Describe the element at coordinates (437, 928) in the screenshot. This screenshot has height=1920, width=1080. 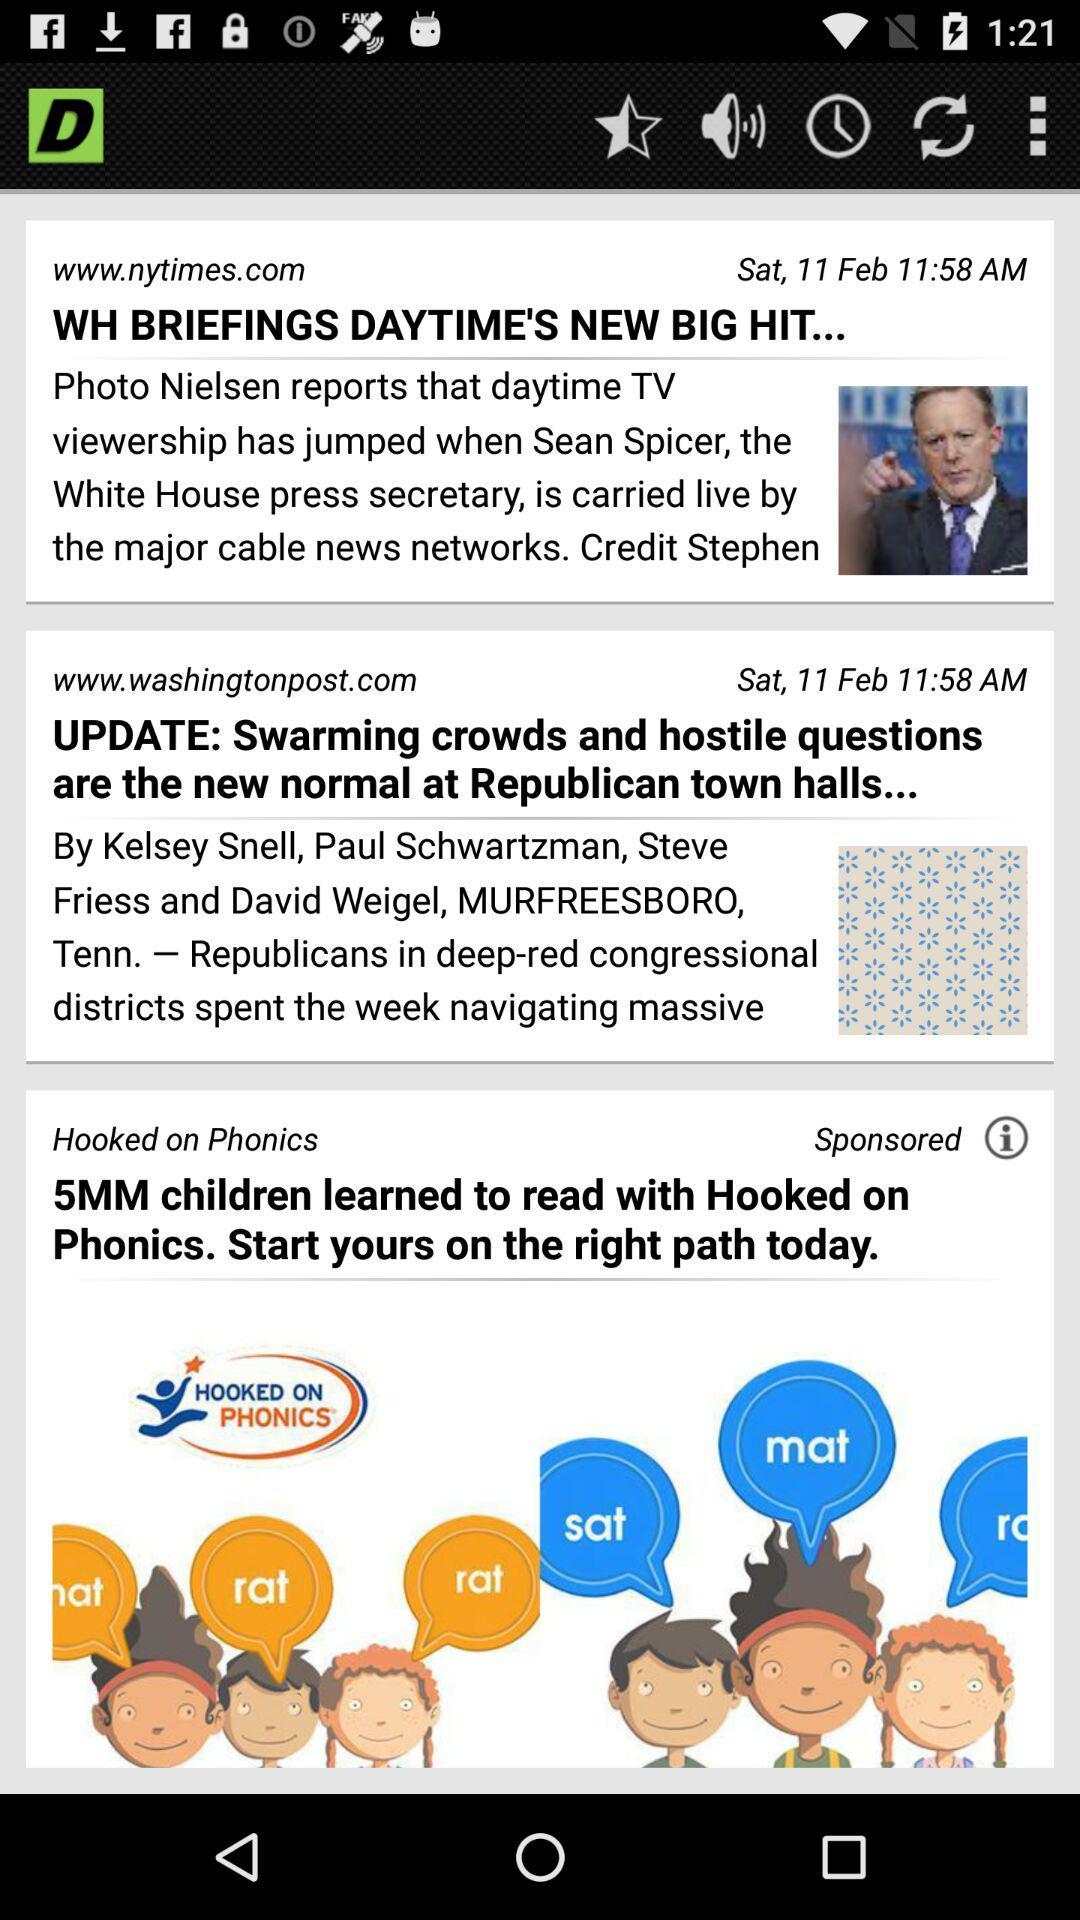
I see `by kelsey snell item` at that location.